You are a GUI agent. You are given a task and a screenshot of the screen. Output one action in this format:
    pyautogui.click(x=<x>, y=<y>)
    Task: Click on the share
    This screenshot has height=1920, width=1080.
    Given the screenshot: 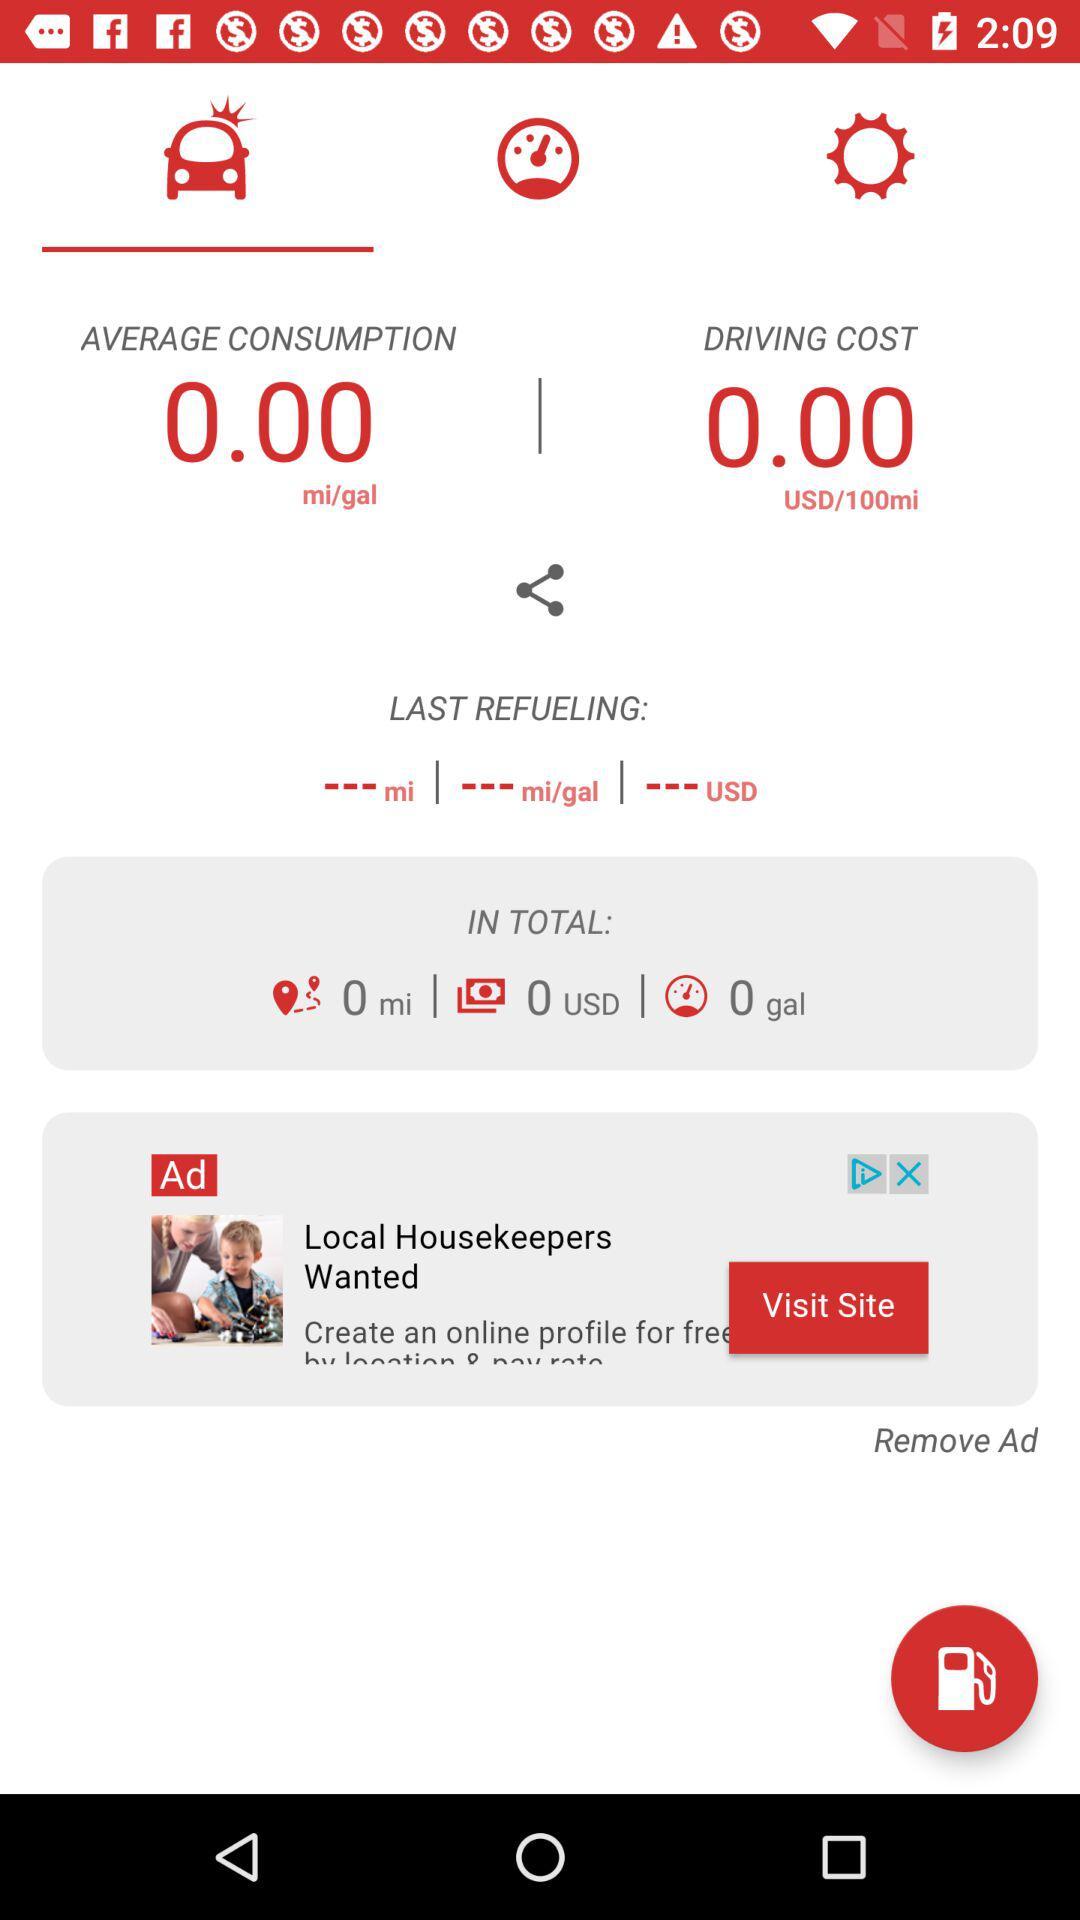 What is the action you would take?
    pyautogui.click(x=540, y=589)
    